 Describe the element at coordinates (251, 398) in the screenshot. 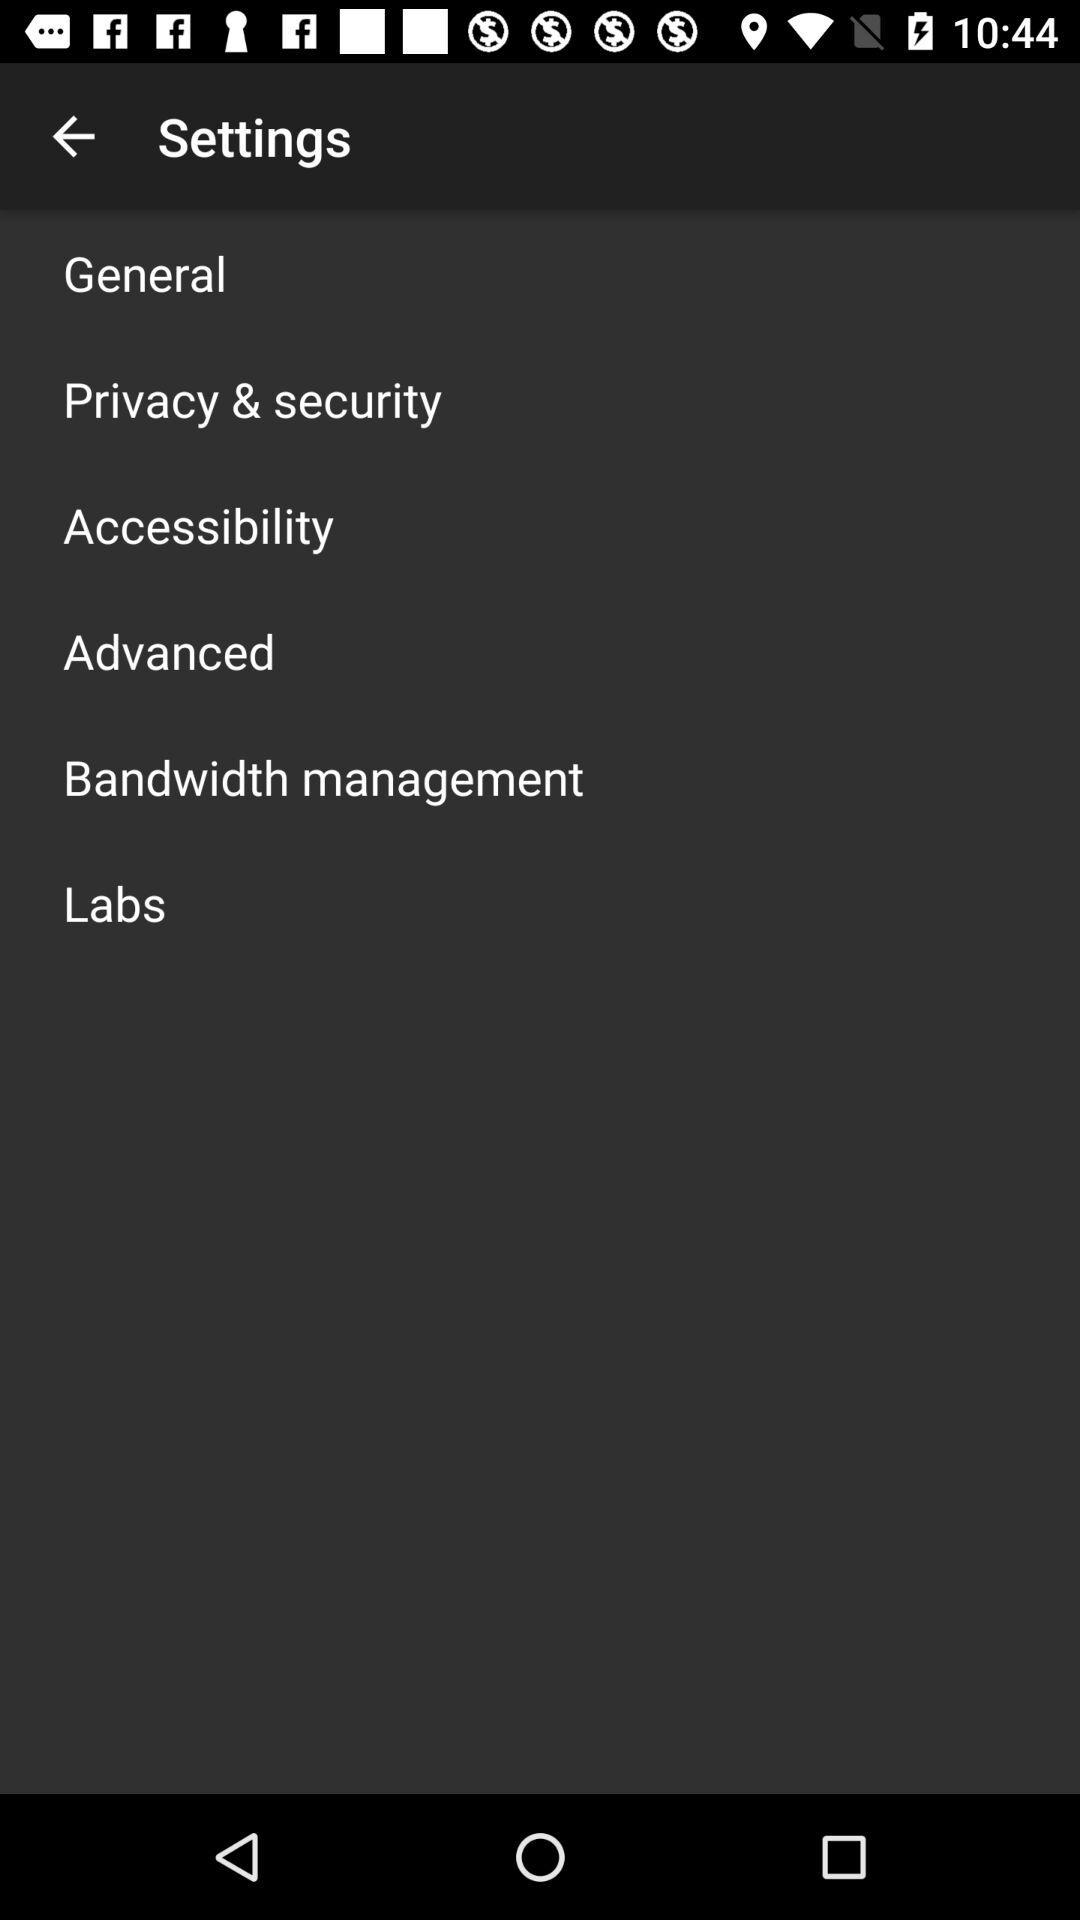

I see `the icon below the general icon` at that location.